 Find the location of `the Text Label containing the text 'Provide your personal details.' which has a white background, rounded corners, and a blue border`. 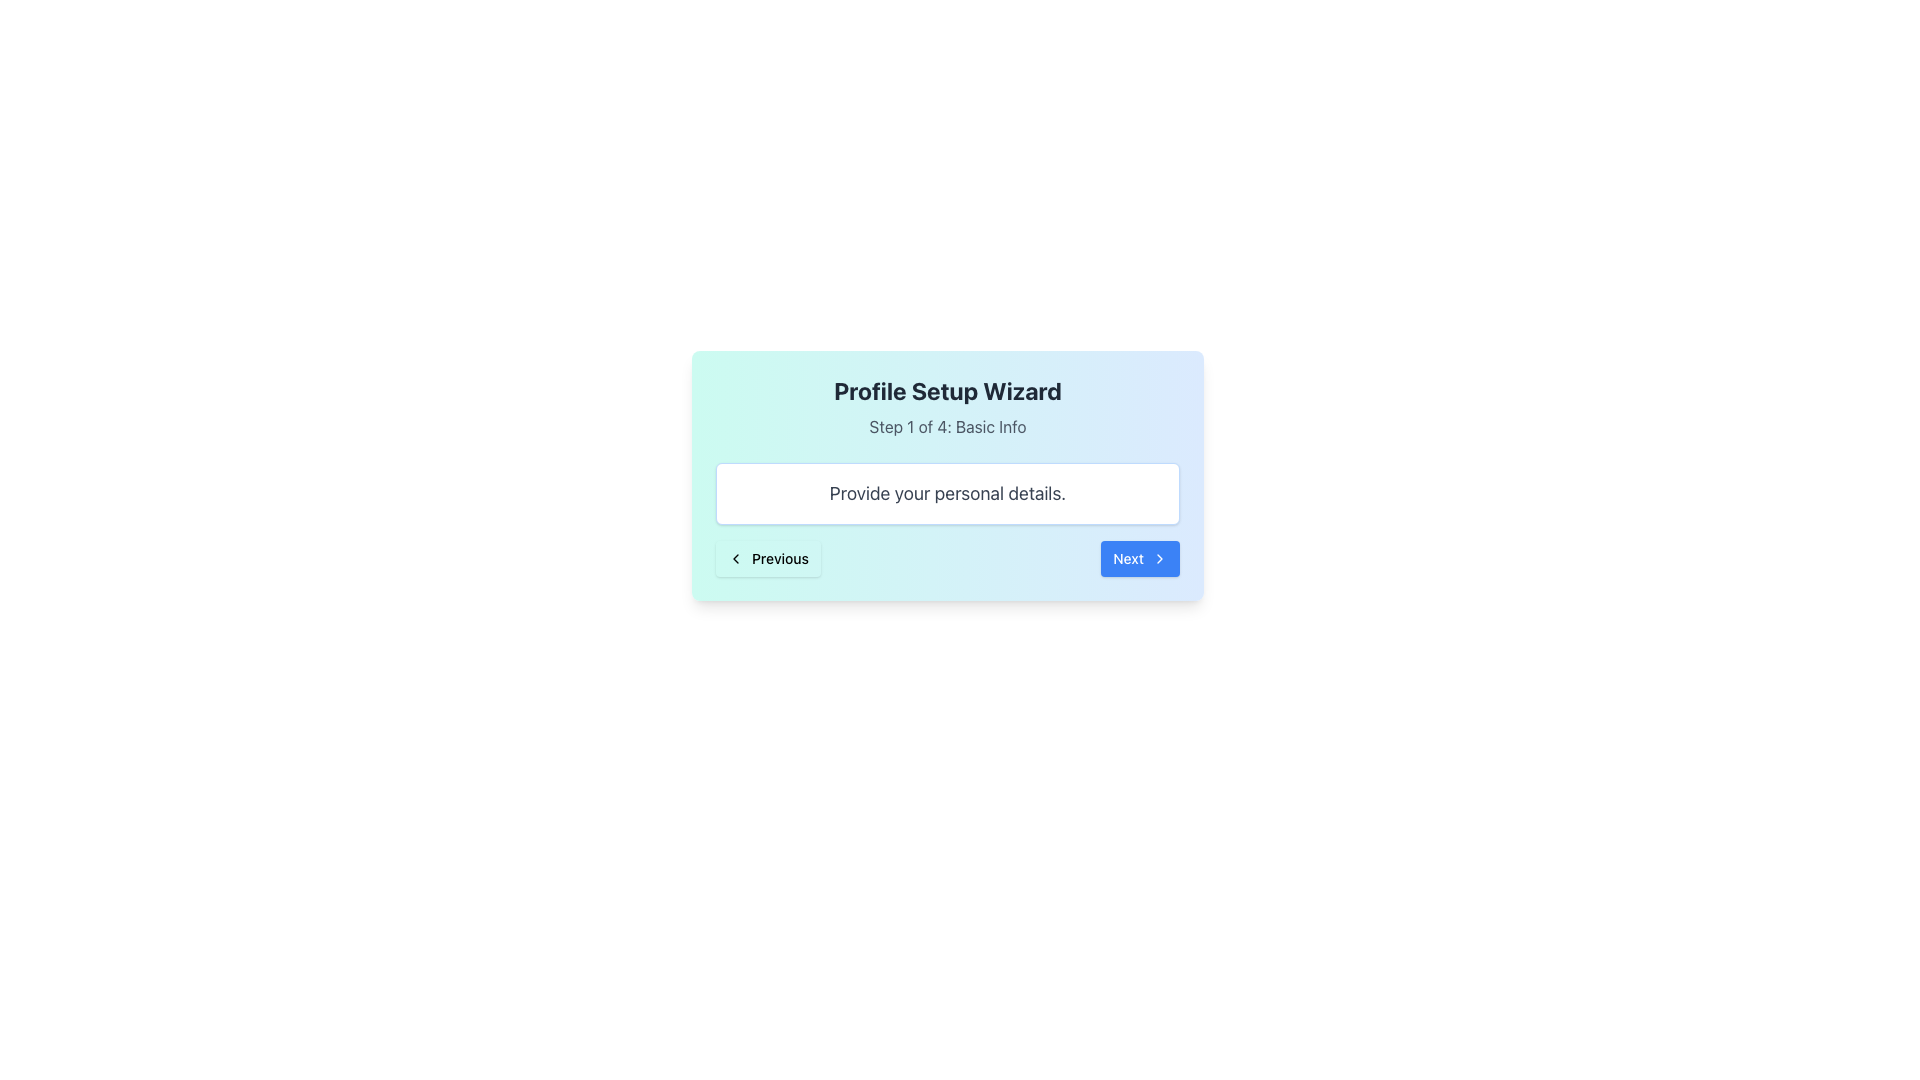

the Text Label containing the text 'Provide your personal details.' which has a white background, rounded corners, and a blue border is located at coordinates (947, 493).